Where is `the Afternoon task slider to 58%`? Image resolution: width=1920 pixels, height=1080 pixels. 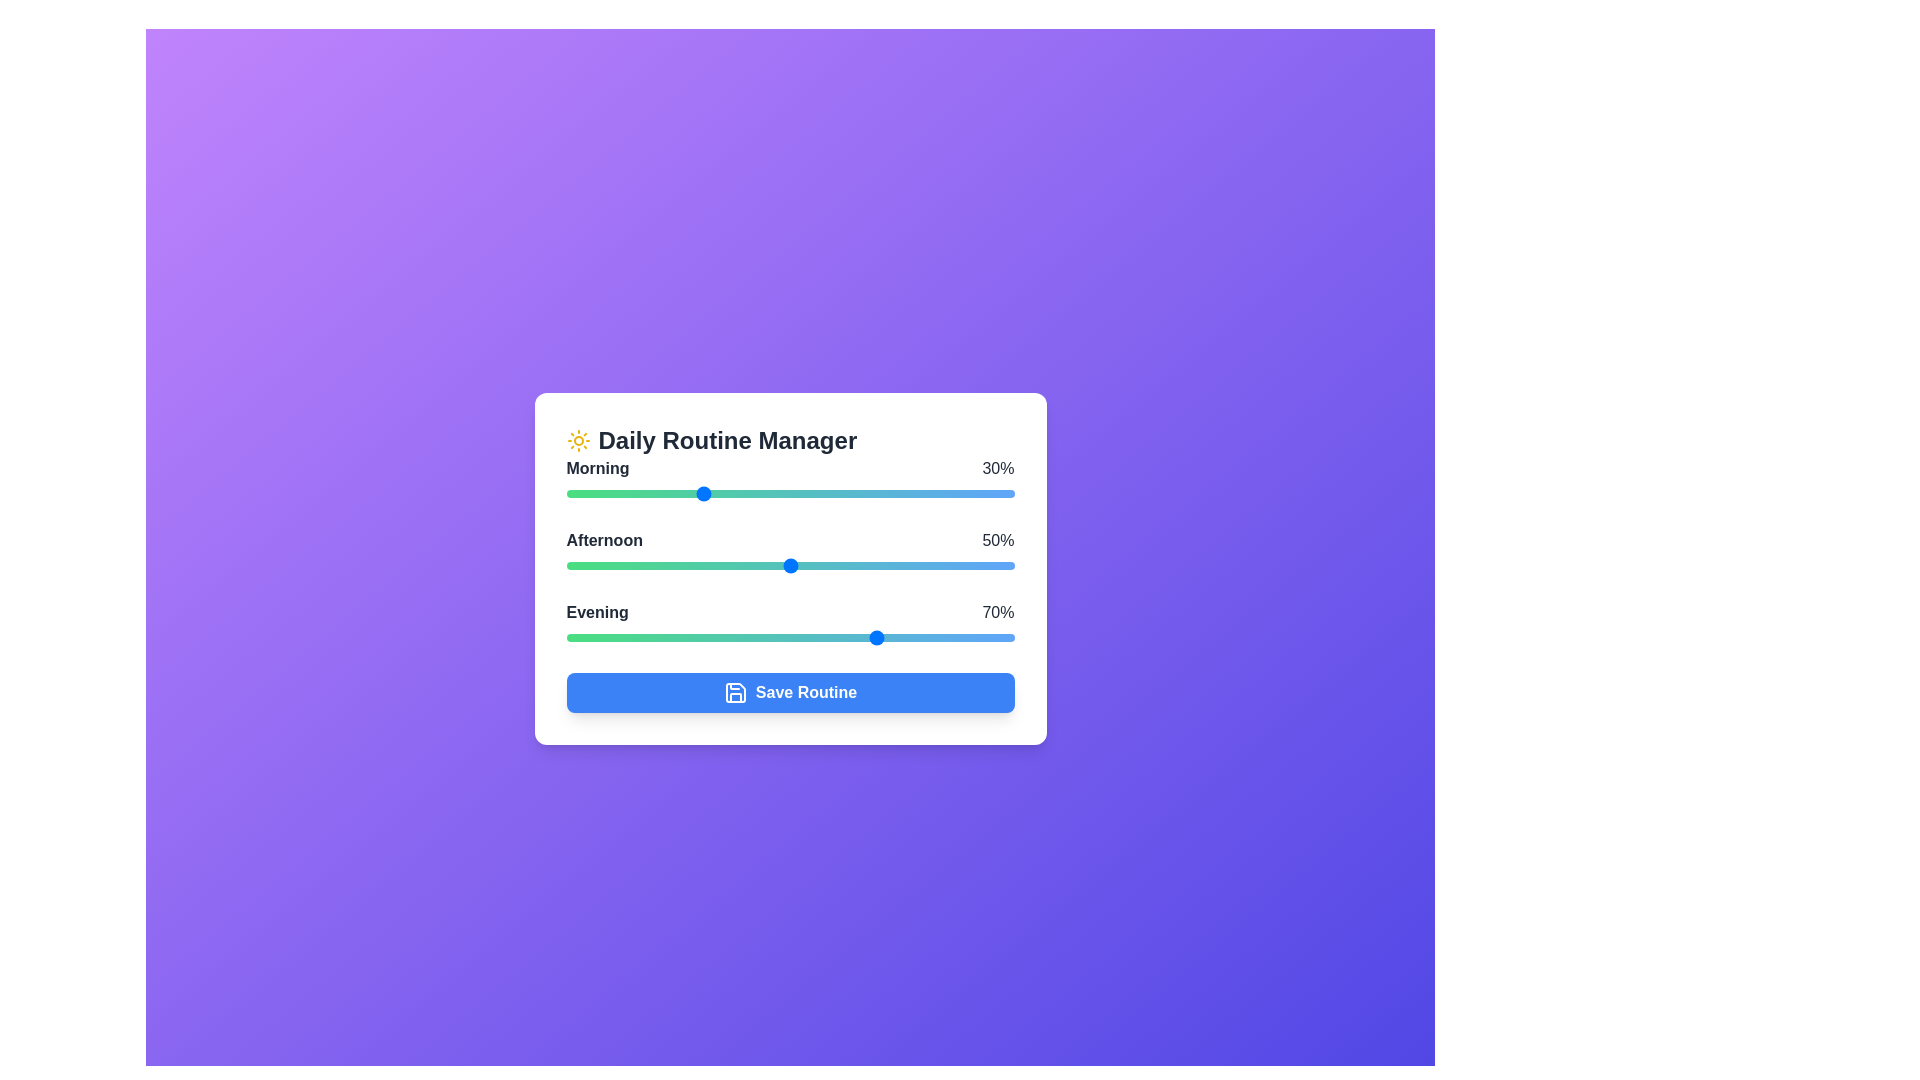
the Afternoon task slider to 58% is located at coordinates (826, 566).